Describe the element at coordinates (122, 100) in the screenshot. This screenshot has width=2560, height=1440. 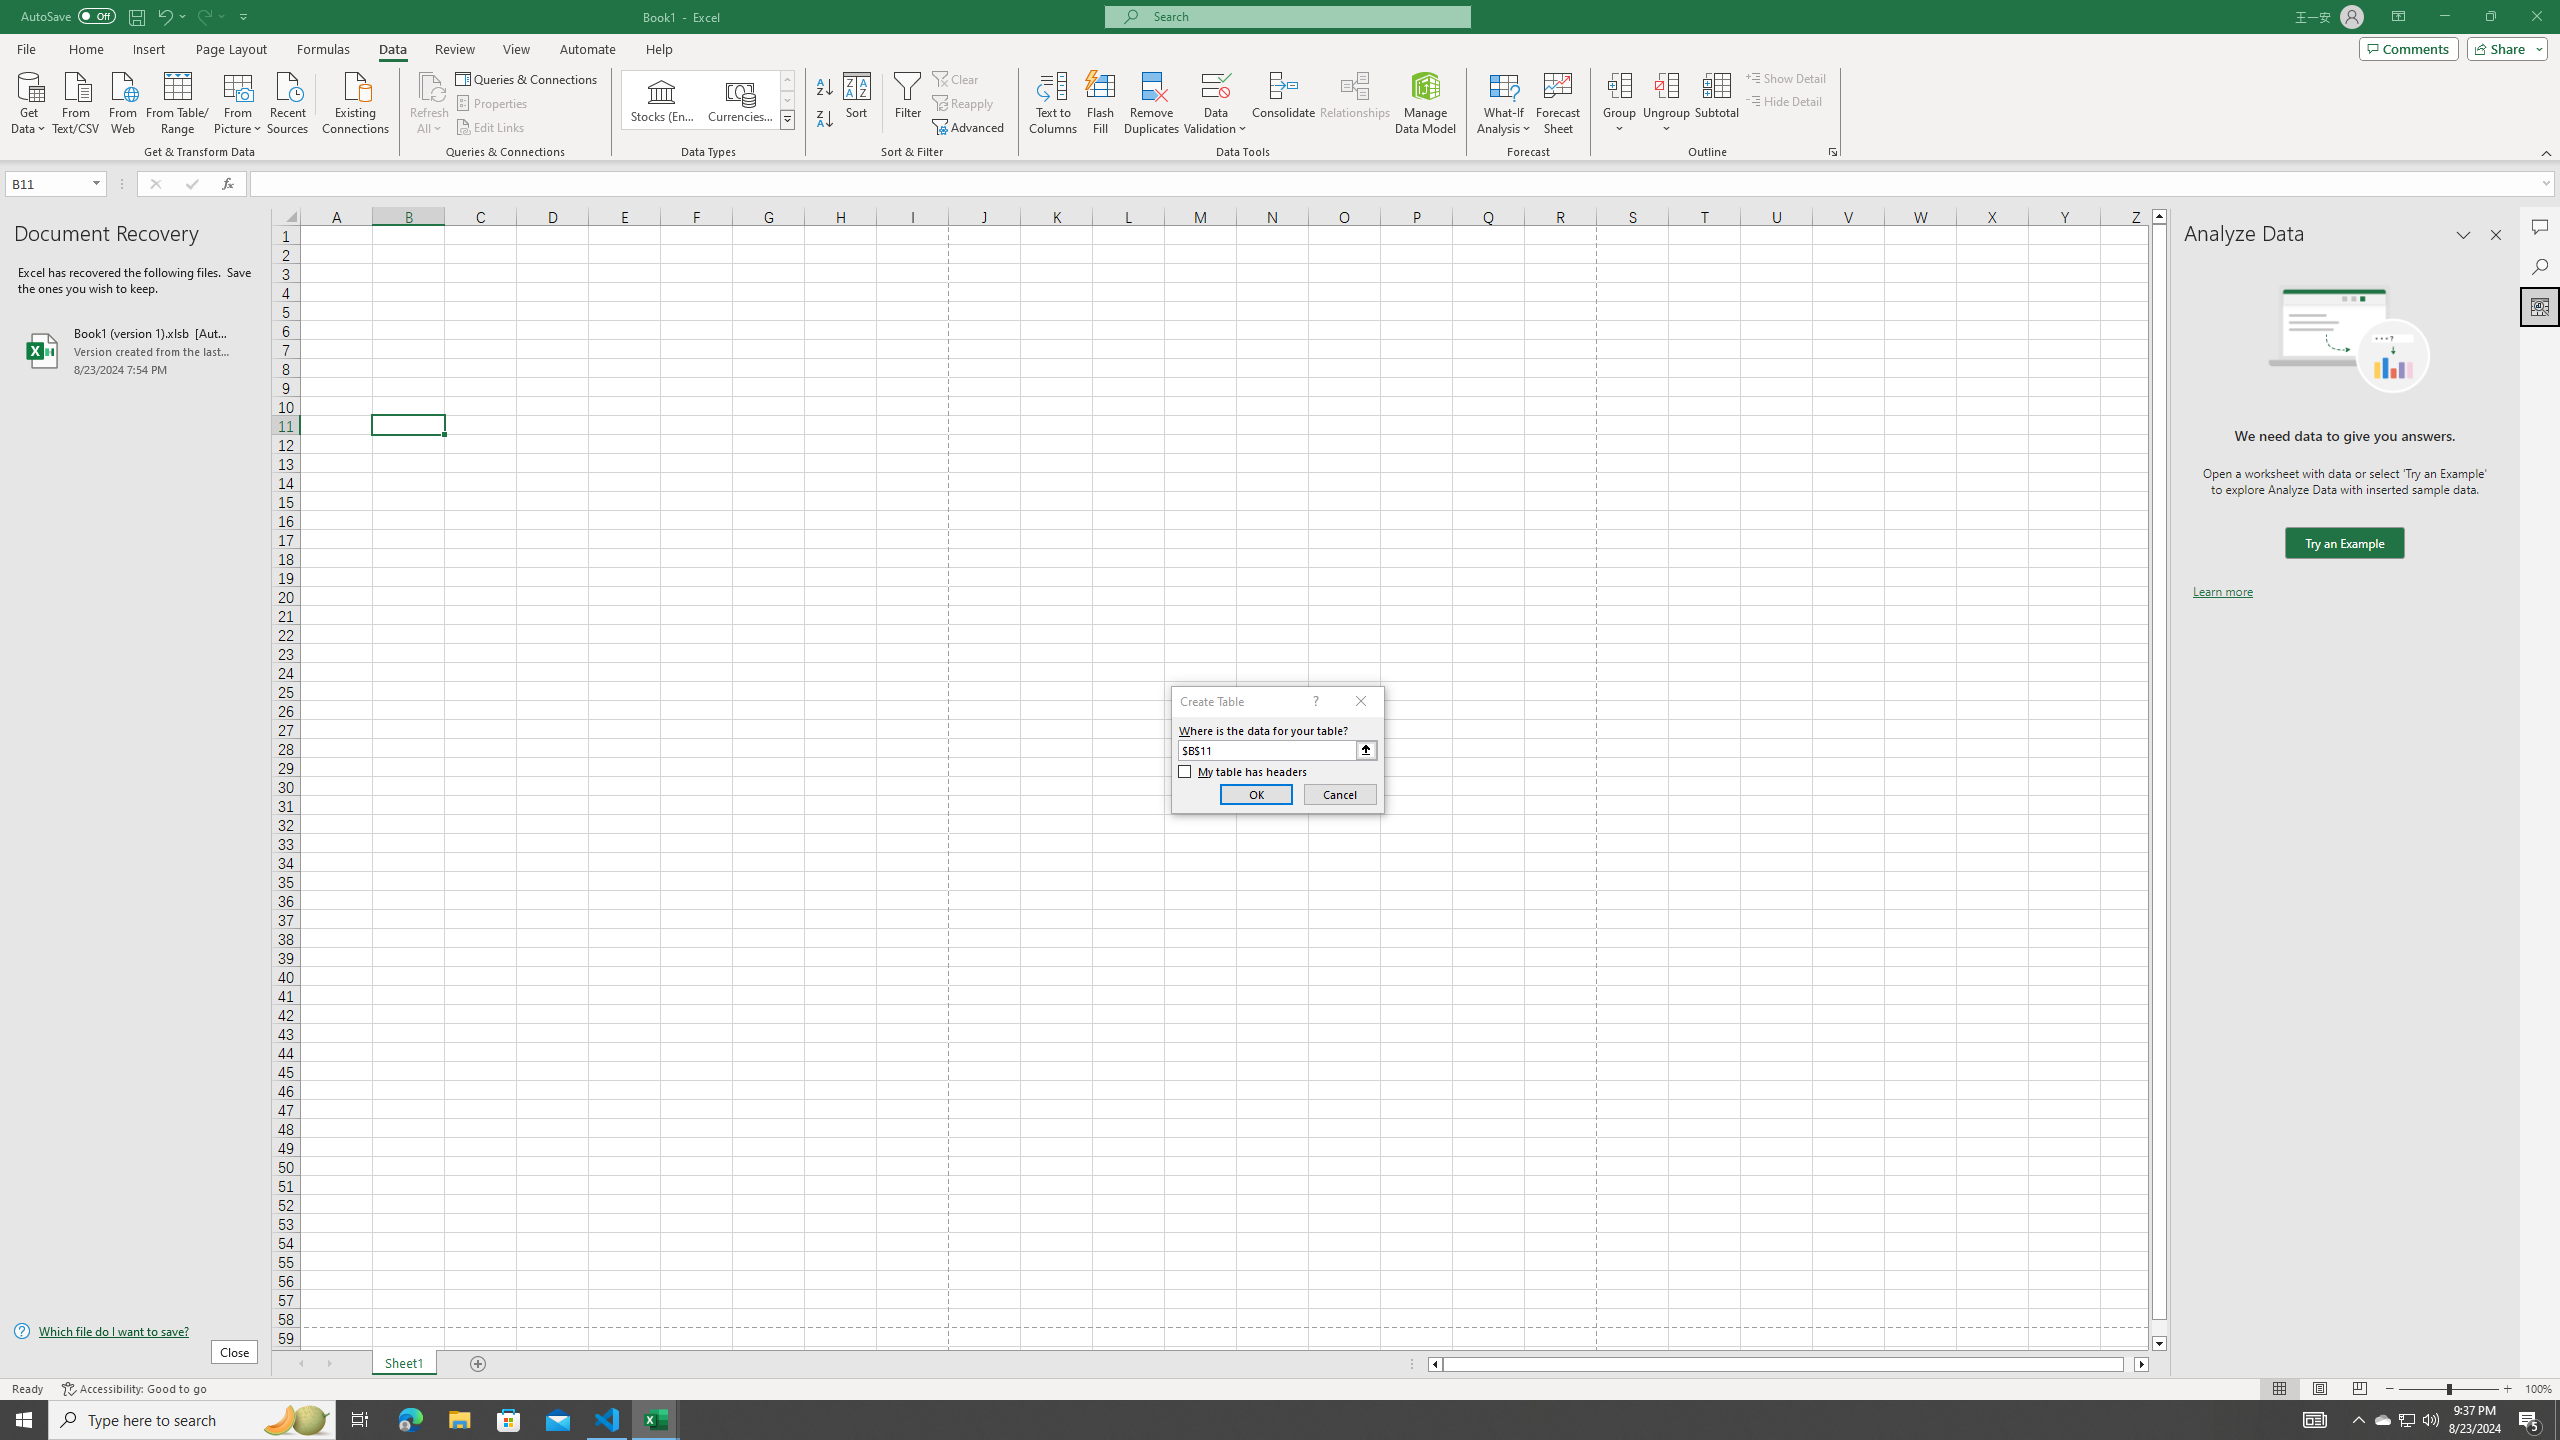
I see `'From Web'` at that location.